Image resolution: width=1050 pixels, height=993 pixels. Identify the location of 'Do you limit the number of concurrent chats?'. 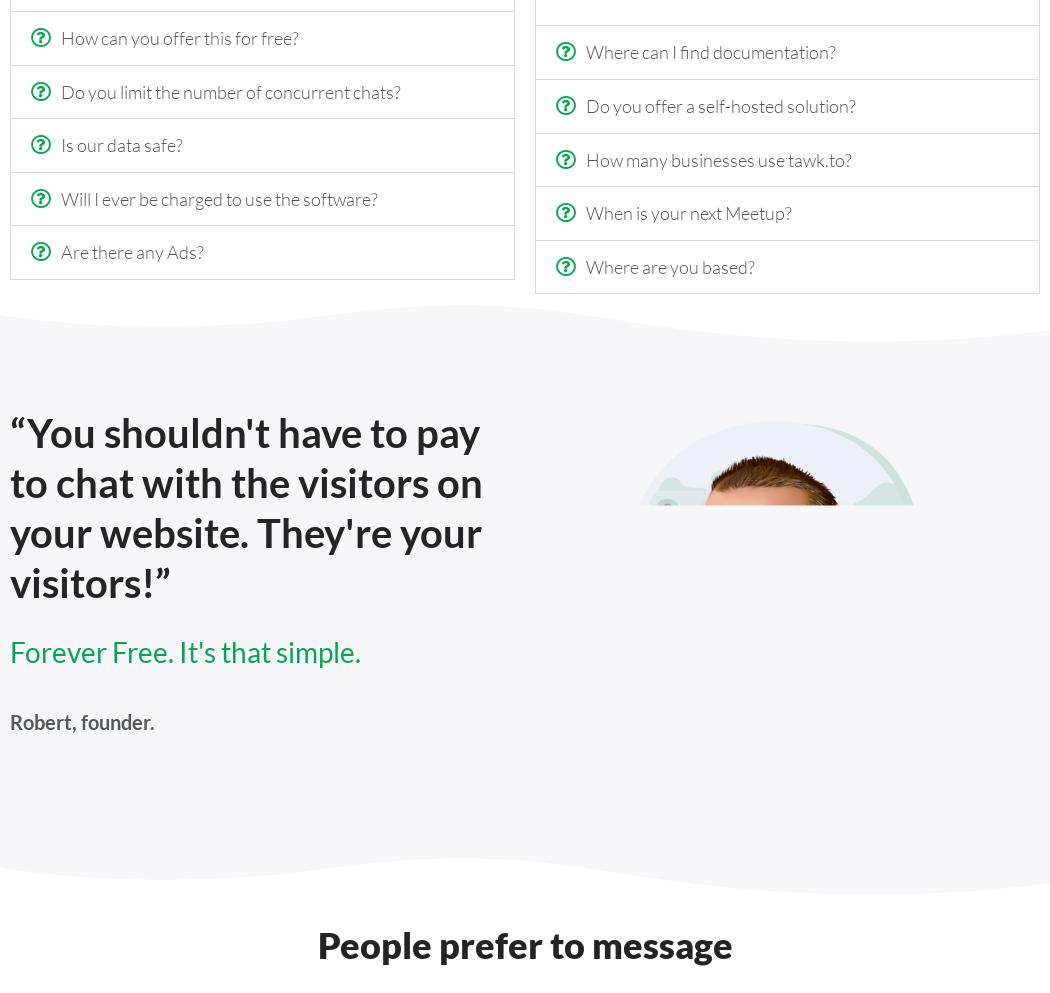
(231, 89).